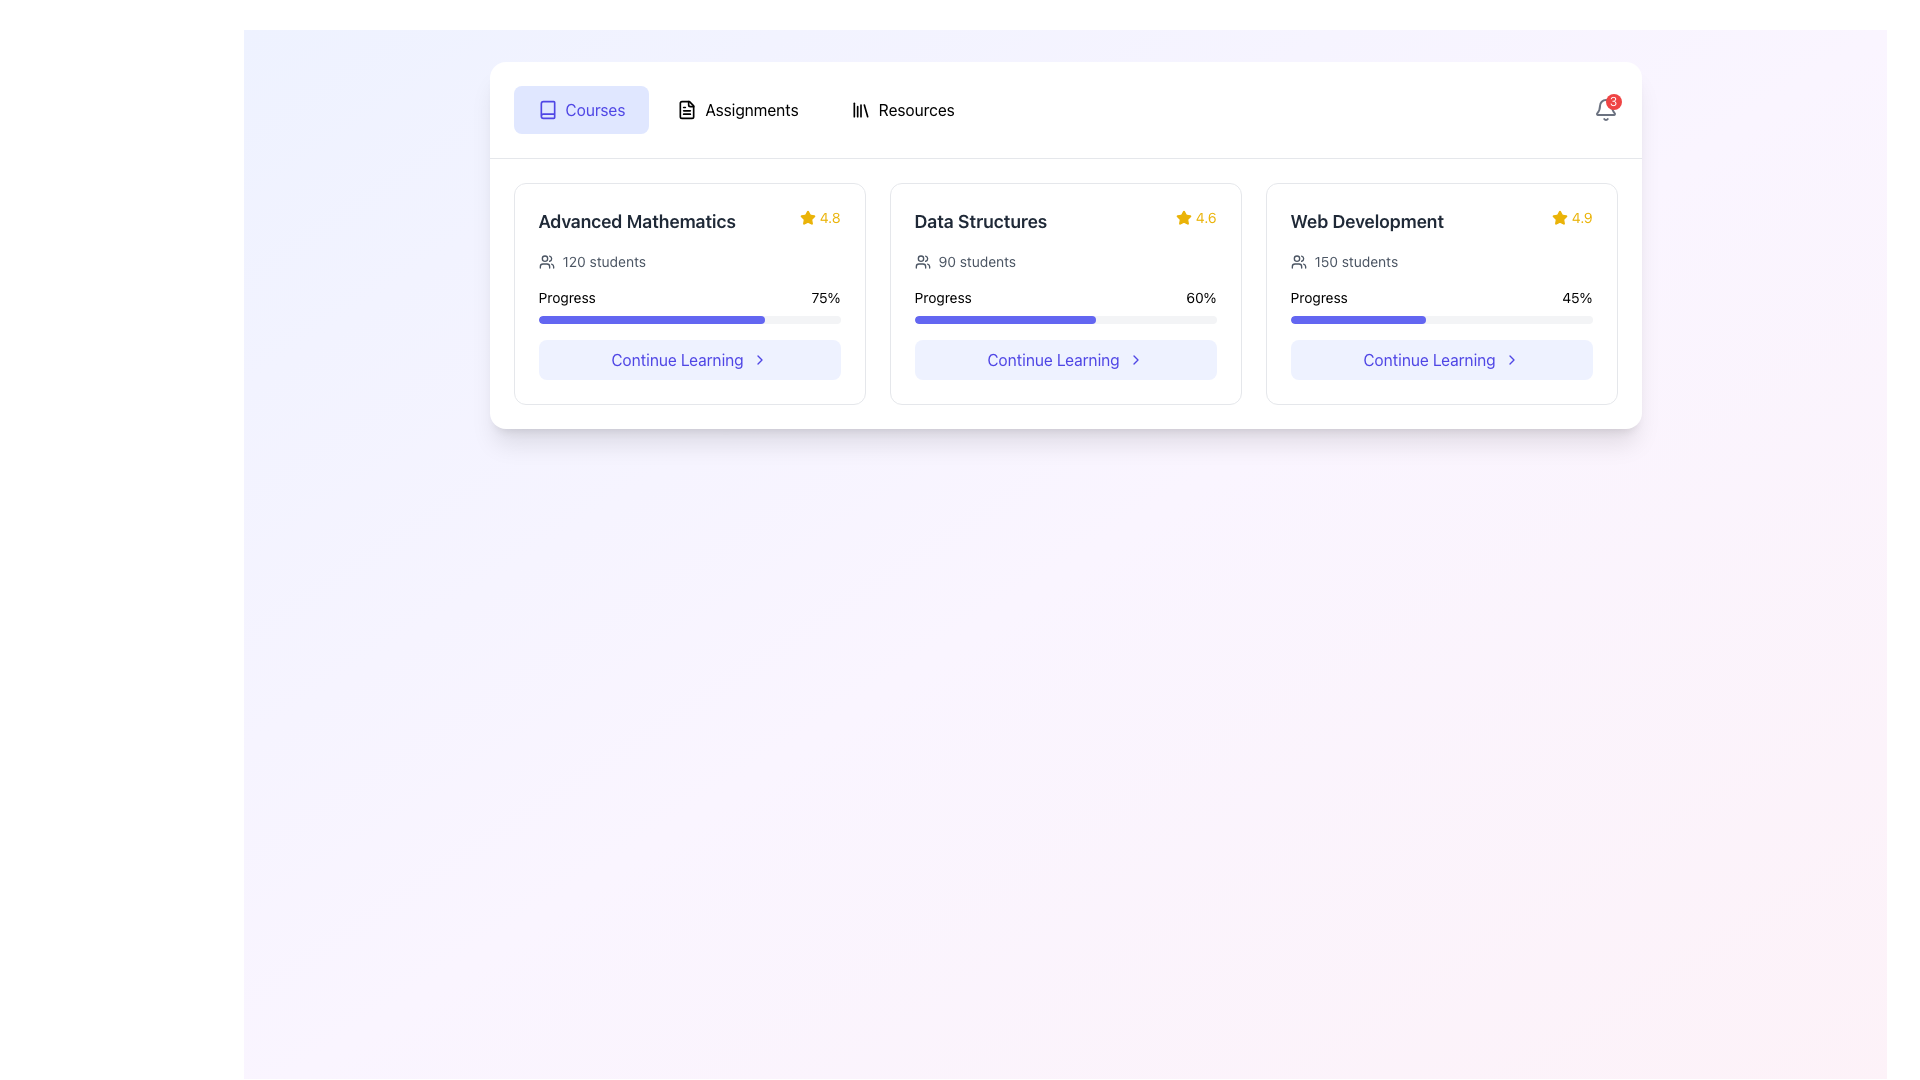 The width and height of the screenshot is (1920, 1080). What do you see at coordinates (1052, 358) in the screenshot?
I see `the 'Continue Learning' text label displayed in blue font within the button located in the second card titled 'Data Structures'` at bounding box center [1052, 358].